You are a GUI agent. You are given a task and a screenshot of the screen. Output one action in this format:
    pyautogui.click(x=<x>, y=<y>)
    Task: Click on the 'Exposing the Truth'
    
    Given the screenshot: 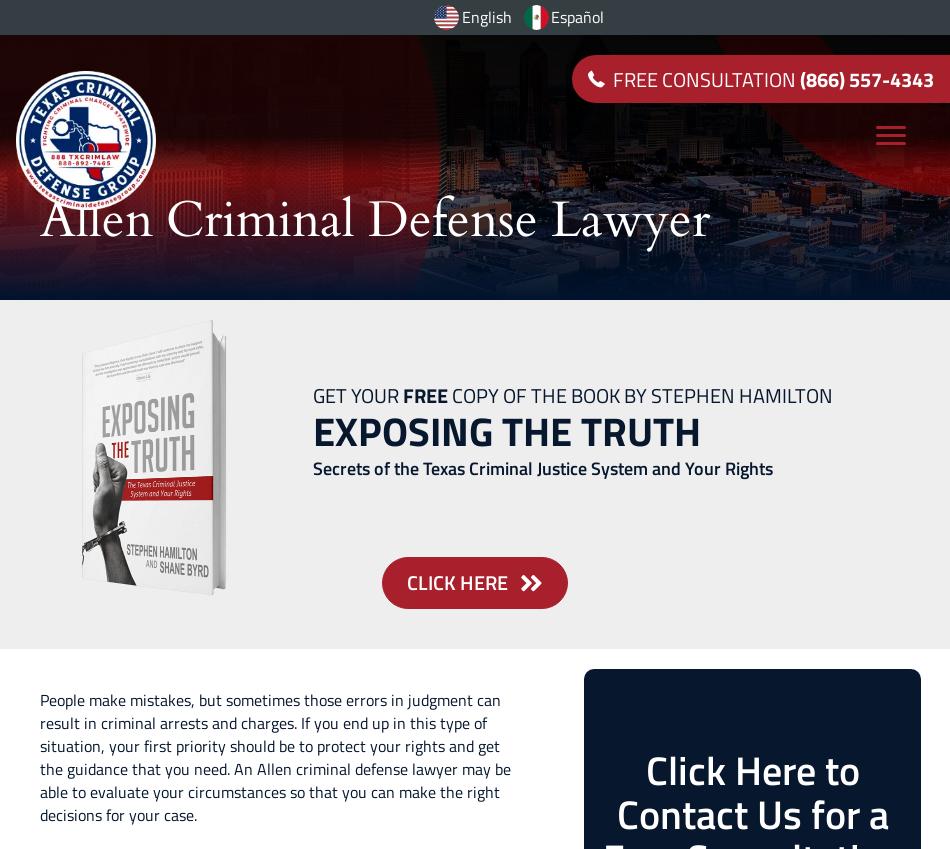 What is the action you would take?
    pyautogui.click(x=507, y=431)
    